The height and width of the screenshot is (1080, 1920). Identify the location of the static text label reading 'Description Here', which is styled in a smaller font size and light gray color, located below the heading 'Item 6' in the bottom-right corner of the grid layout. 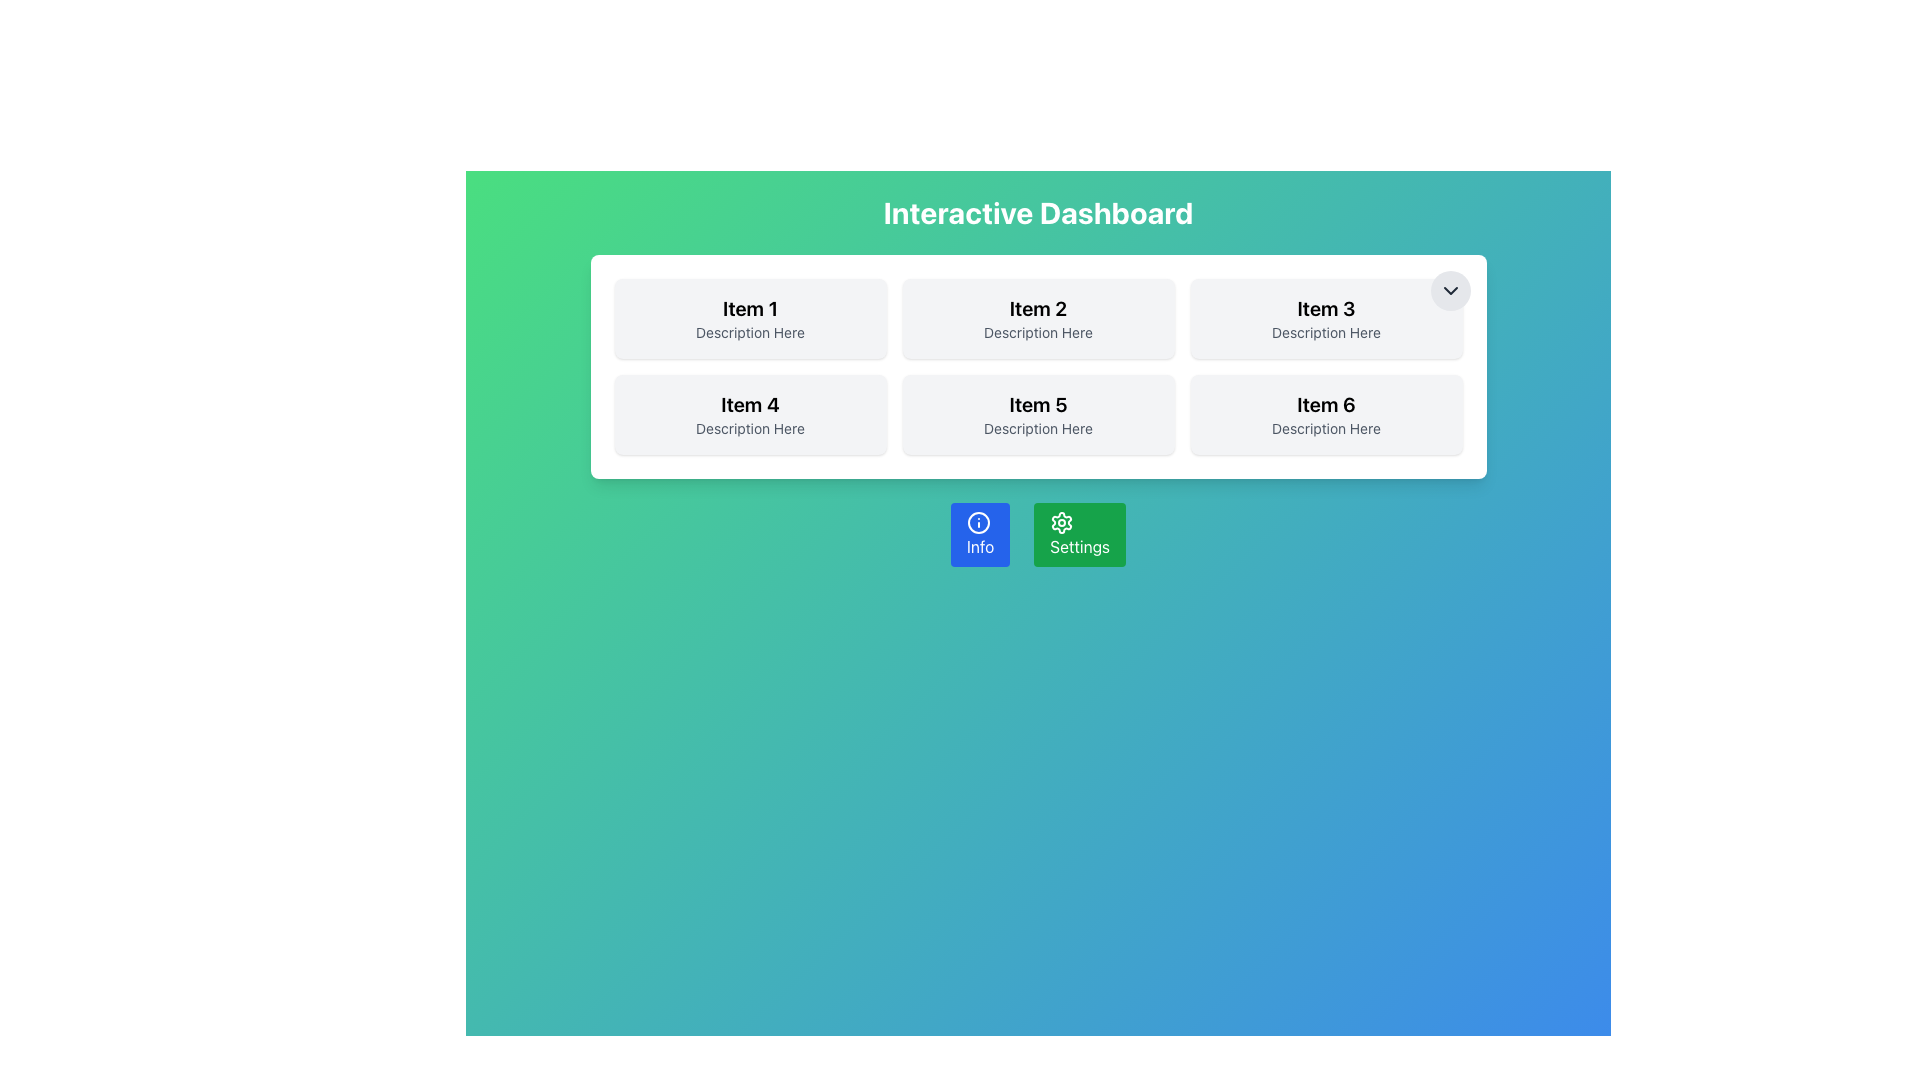
(1326, 427).